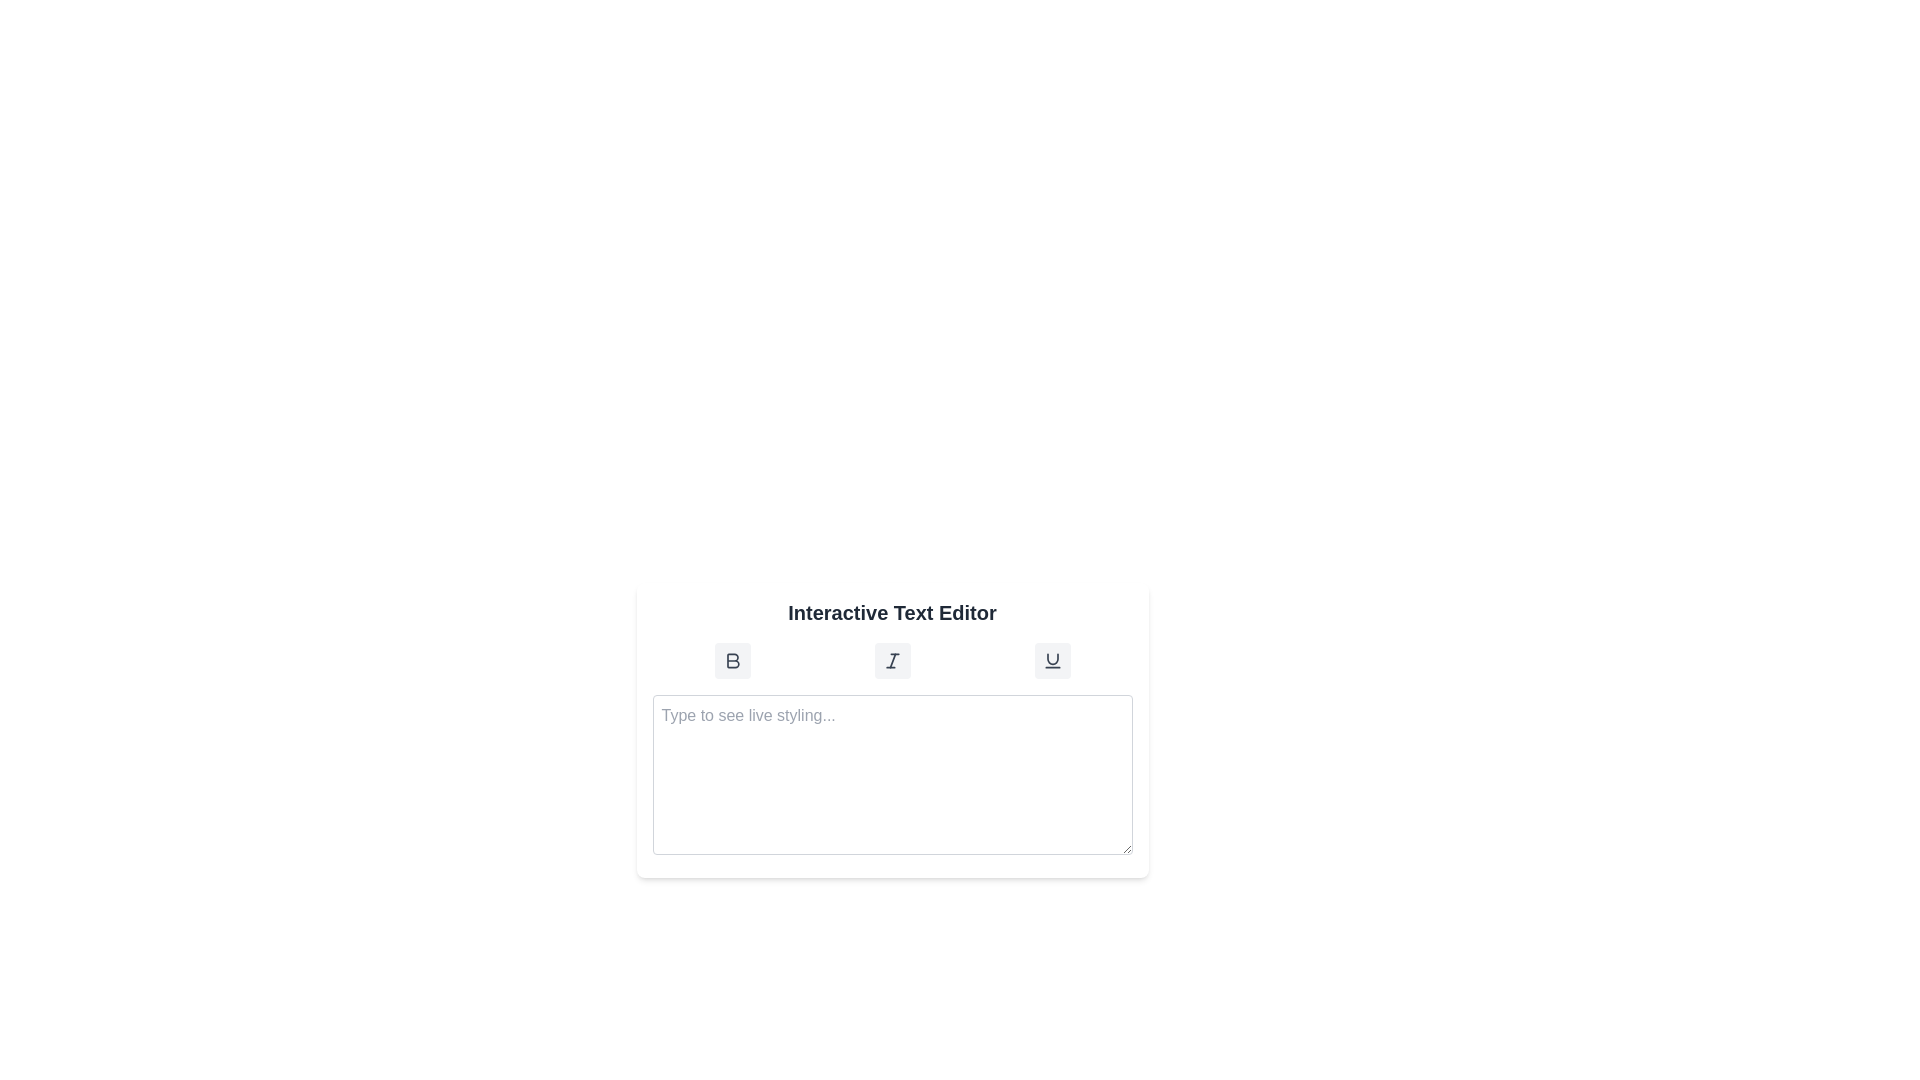 This screenshot has width=1920, height=1080. Describe the element at coordinates (1051, 660) in the screenshot. I see `the third button with a light gray background and an underline format icon to apply underline styling in the interactive text editor interface` at that location.